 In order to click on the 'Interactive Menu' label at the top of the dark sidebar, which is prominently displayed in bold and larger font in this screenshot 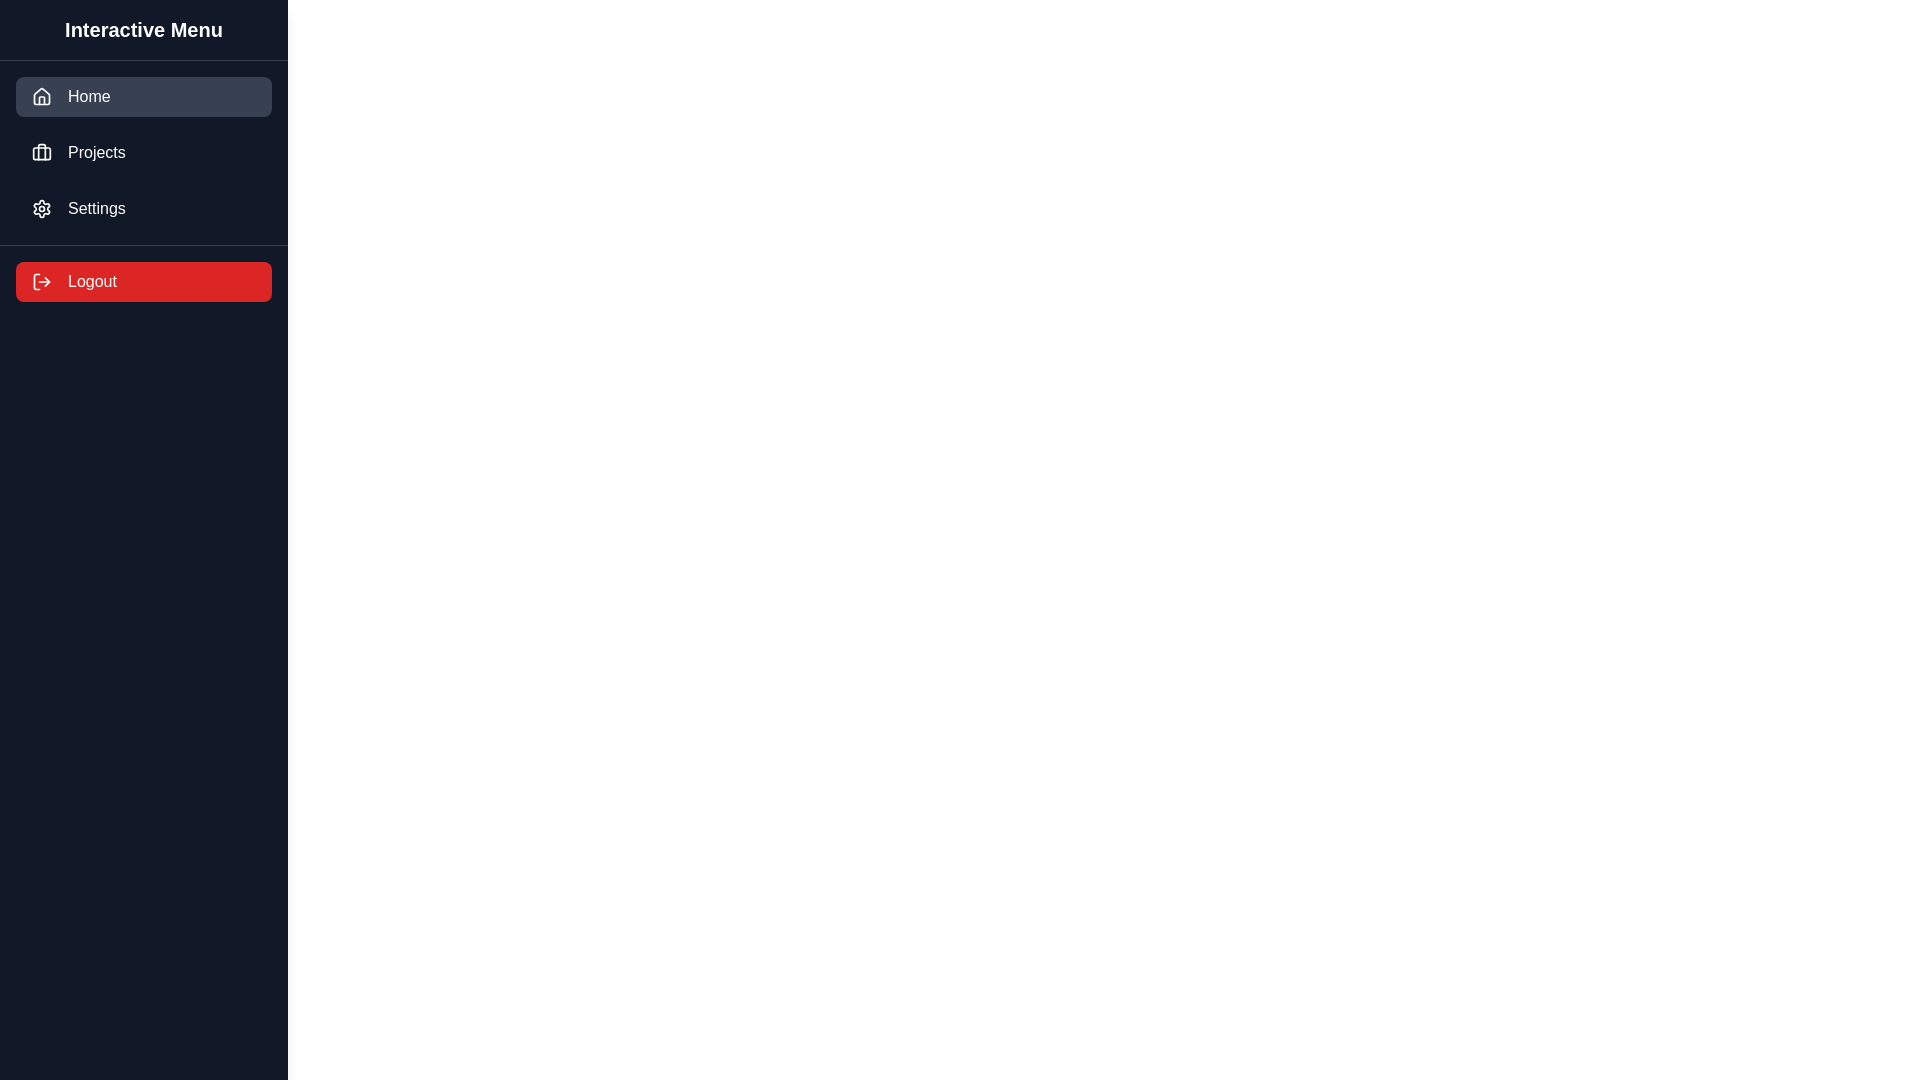, I will do `click(143, 30)`.